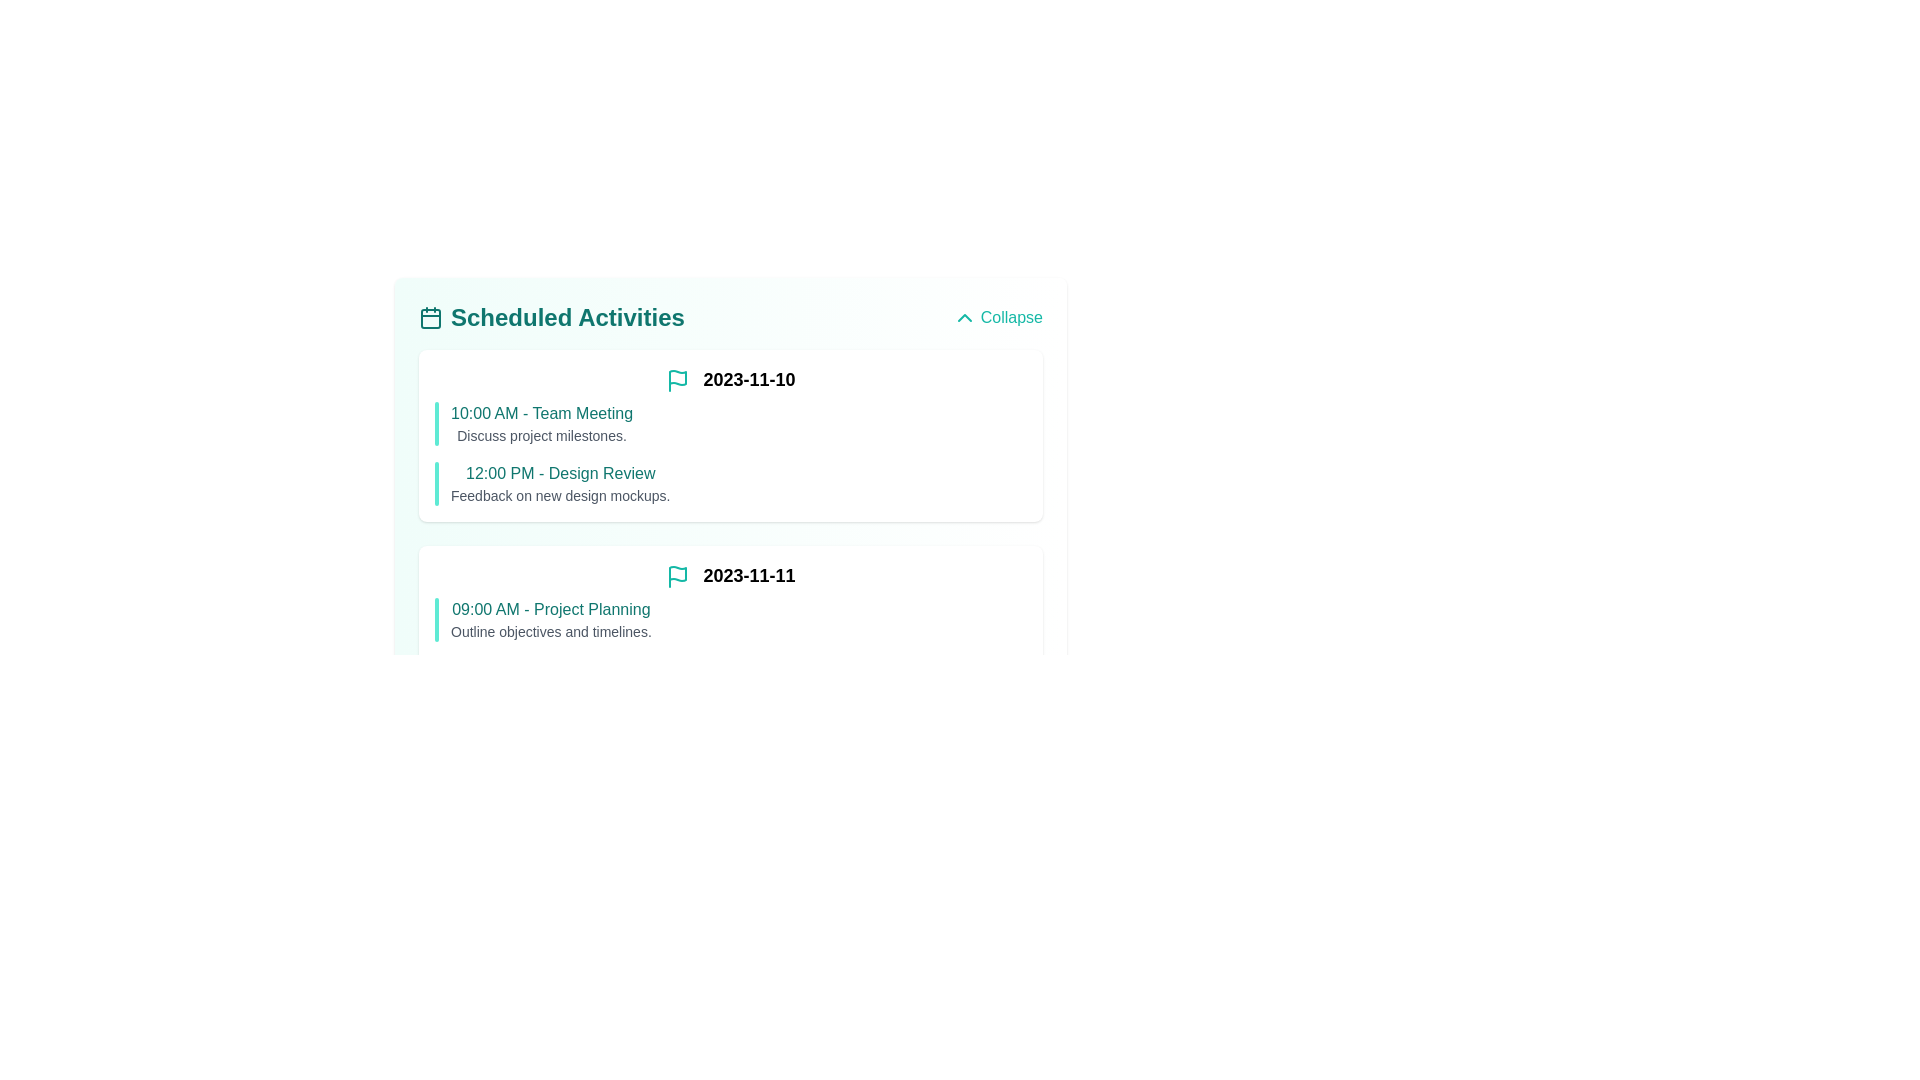 Image resolution: width=1920 pixels, height=1080 pixels. I want to click on displayed content of the Textual Information Block showing '10:00 AM - Team Meeting' and 'Discuss project milestones.', so click(542, 423).